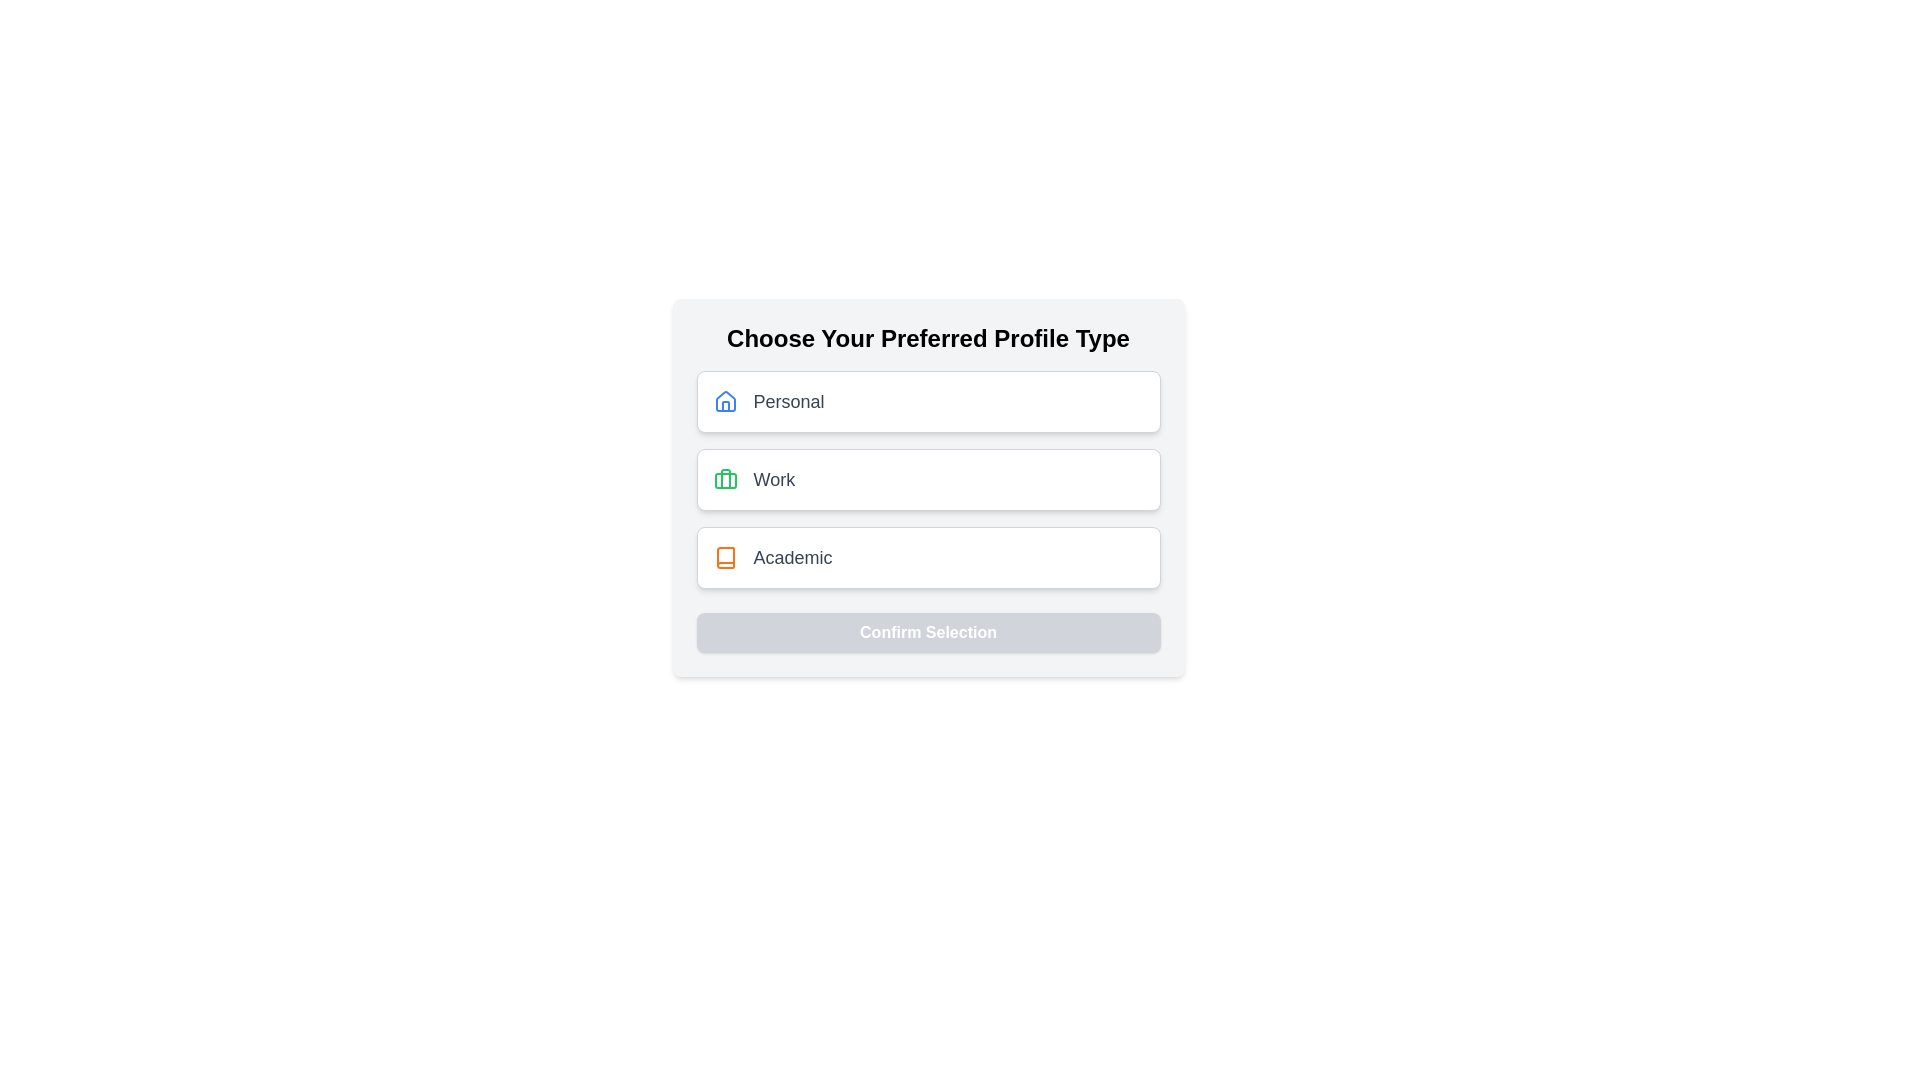 The width and height of the screenshot is (1920, 1080). What do you see at coordinates (724, 401) in the screenshot?
I see `the icon representing the 'Personal' profile type selection, located to the left of the text label 'Personal' within the topmost selectable card of profile choices` at bounding box center [724, 401].